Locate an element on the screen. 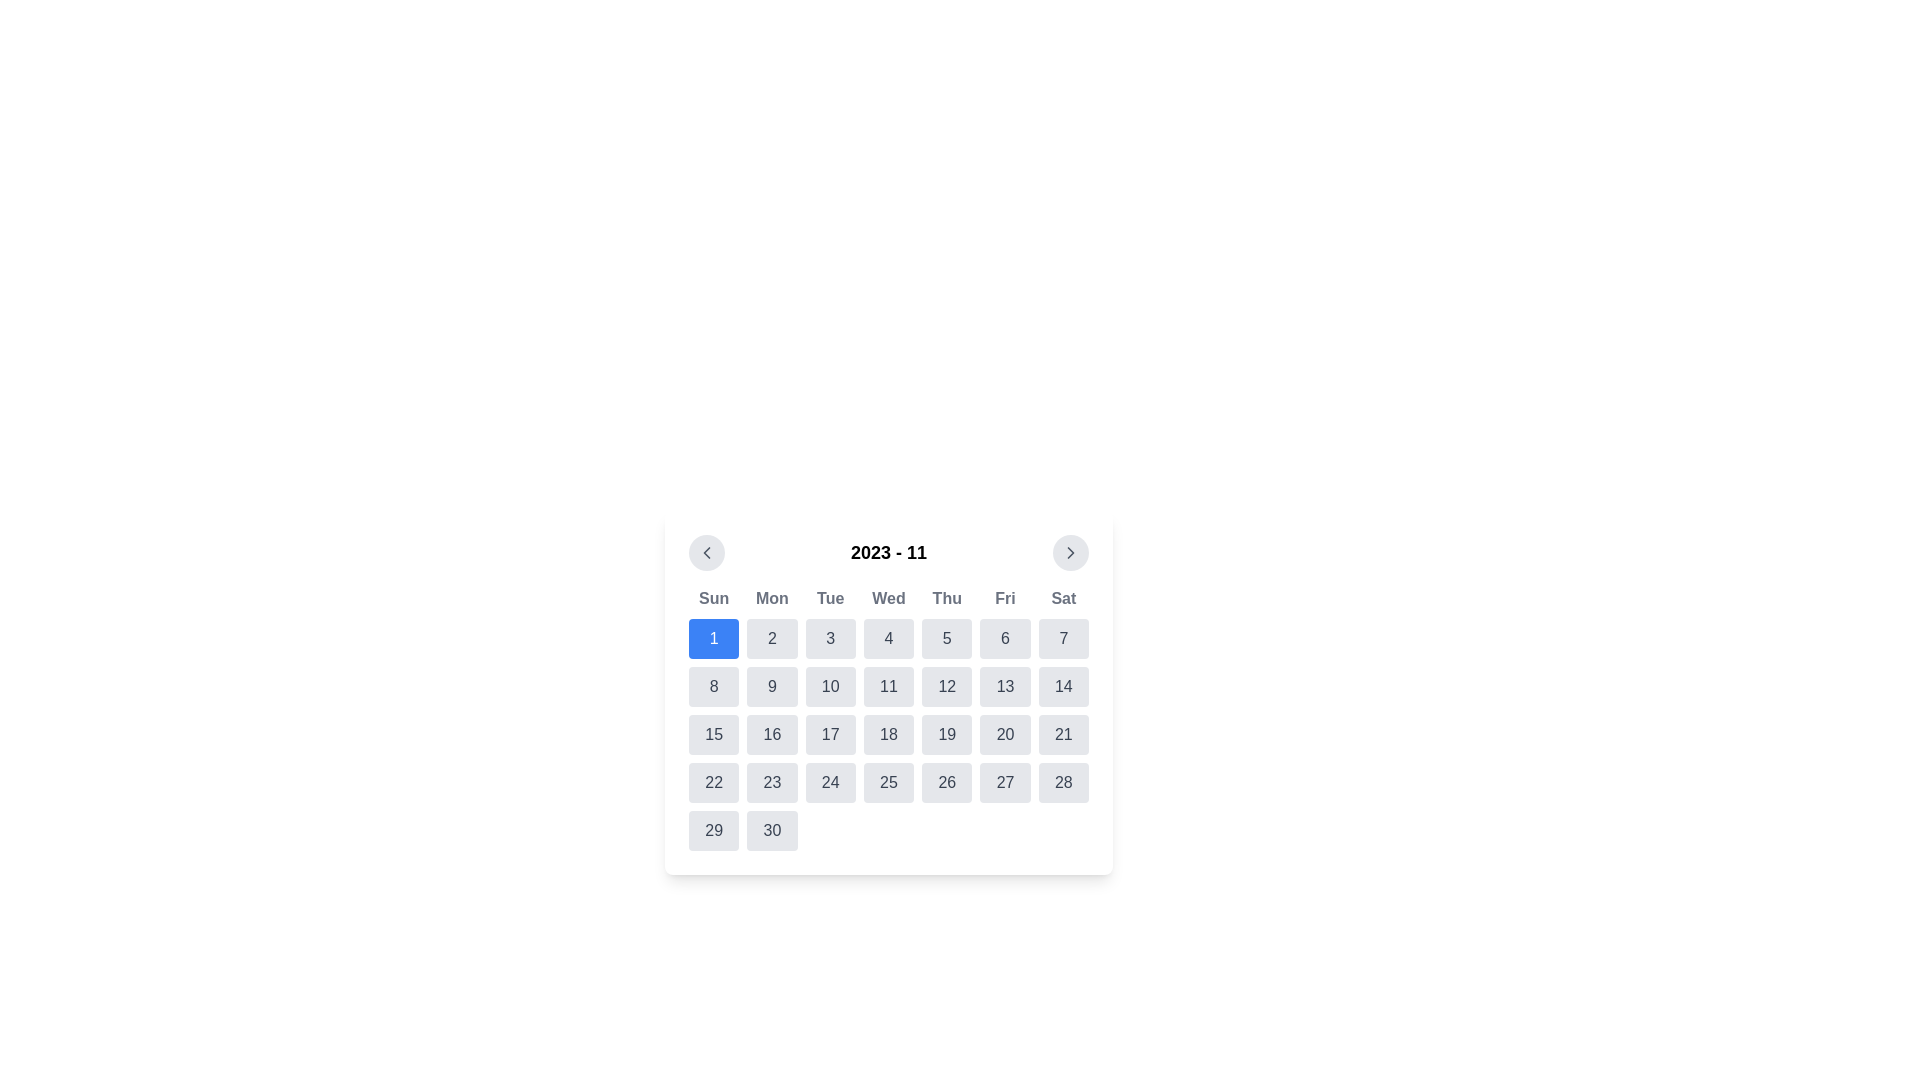  the rounded rectangular button with the number '4' in a medium gray font is located at coordinates (887, 639).